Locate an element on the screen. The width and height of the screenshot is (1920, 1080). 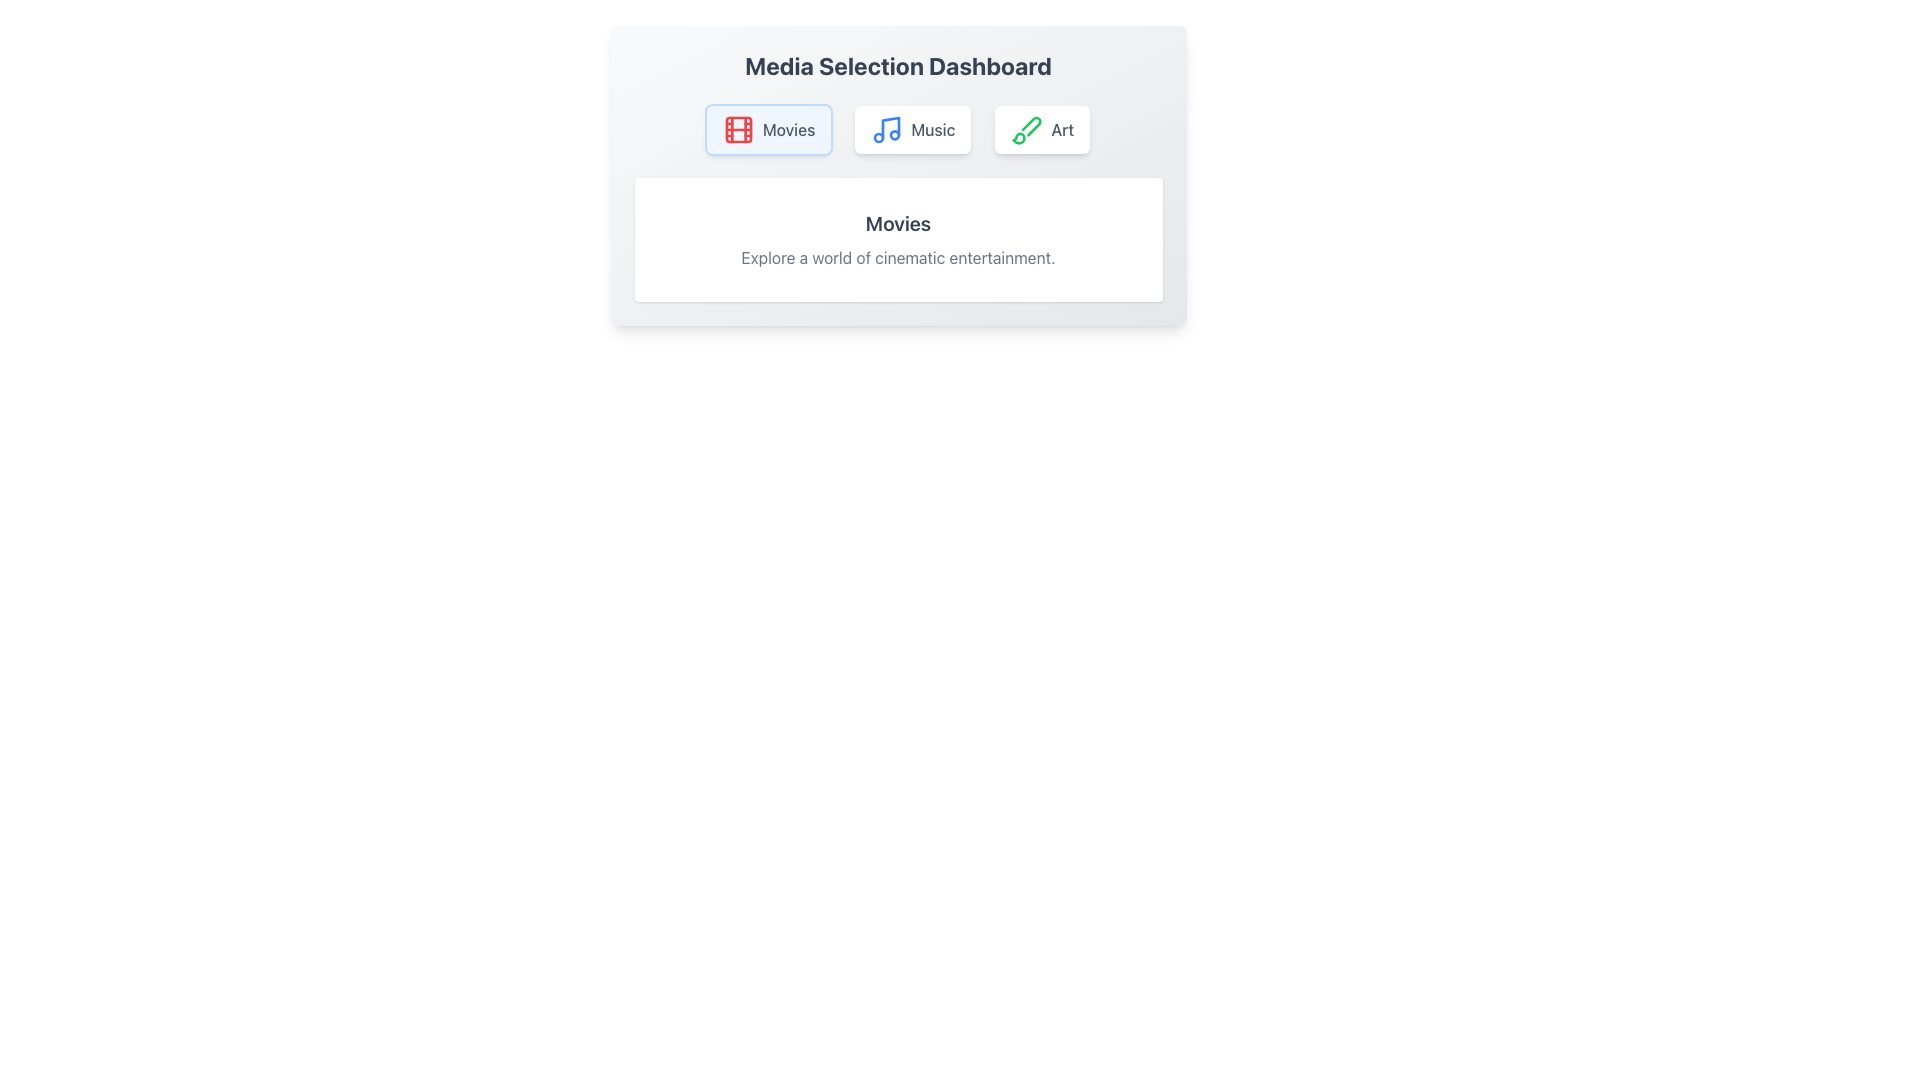
the third button in the row of three buttons under the 'Media Selection Dashboard' title is located at coordinates (1041, 130).